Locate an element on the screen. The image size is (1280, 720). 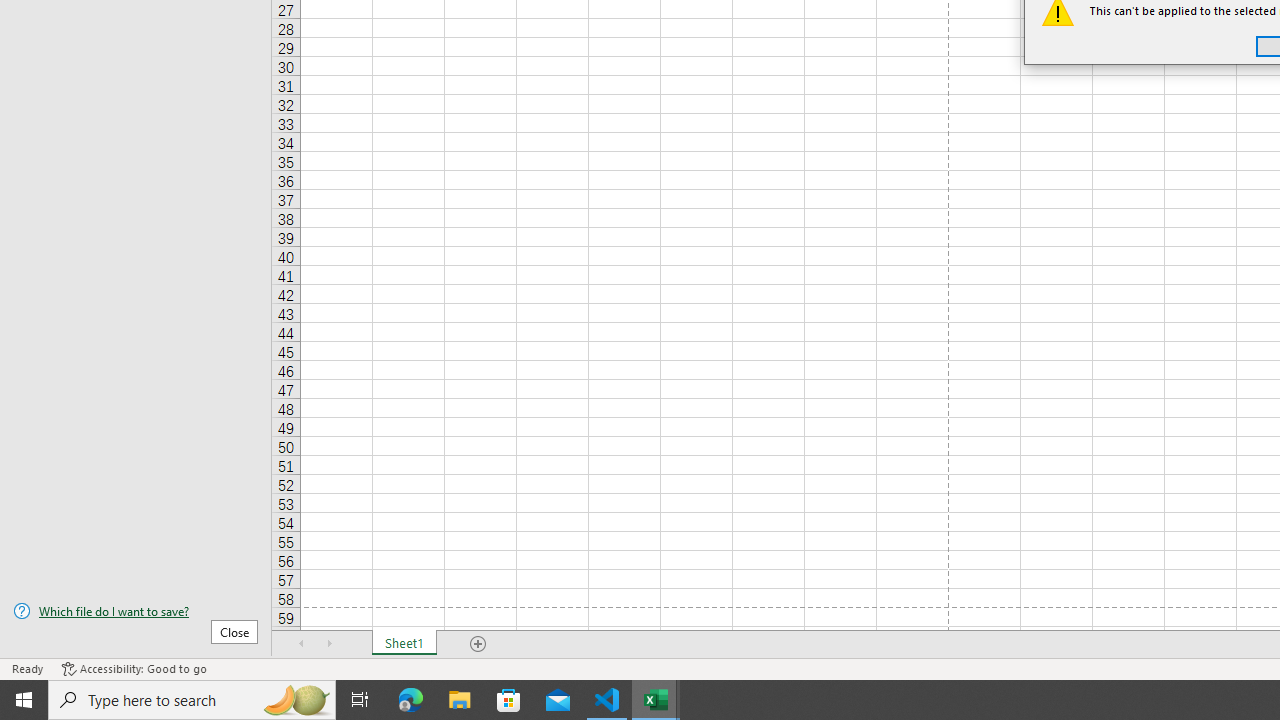
'Type here to search' is located at coordinates (192, 698).